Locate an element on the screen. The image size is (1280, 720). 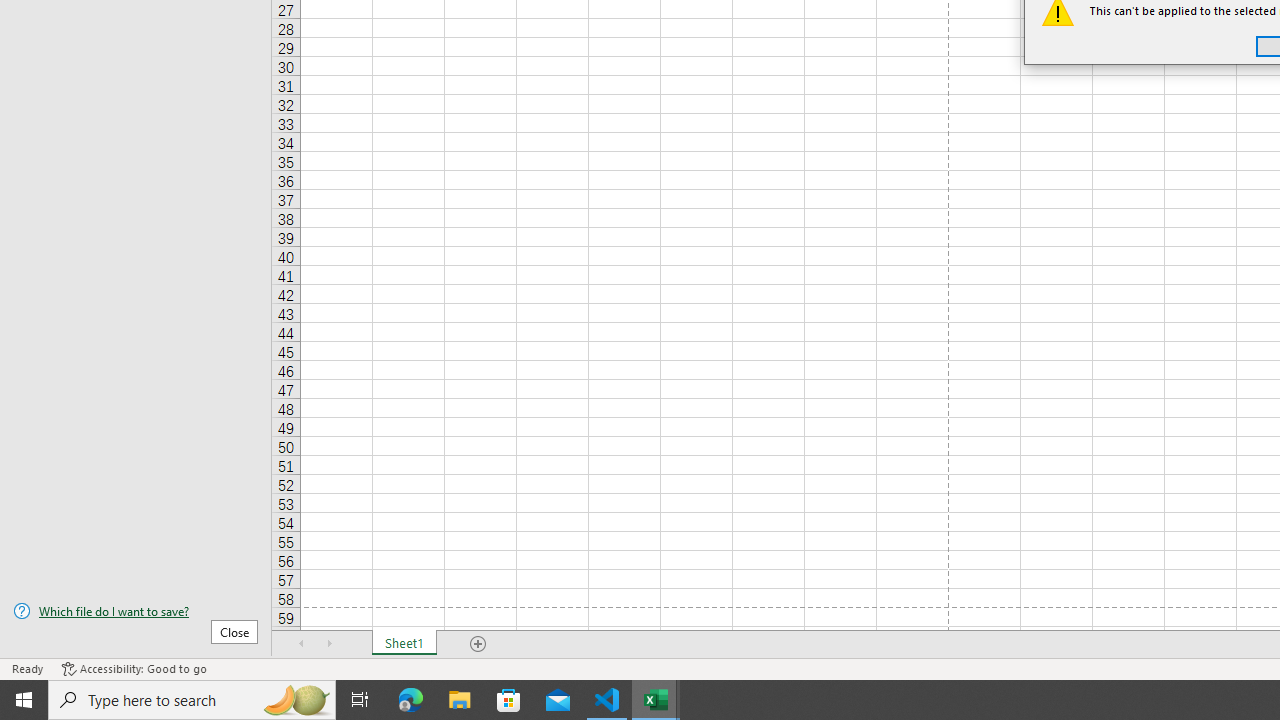
'Type here to search' is located at coordinates (192, 698).